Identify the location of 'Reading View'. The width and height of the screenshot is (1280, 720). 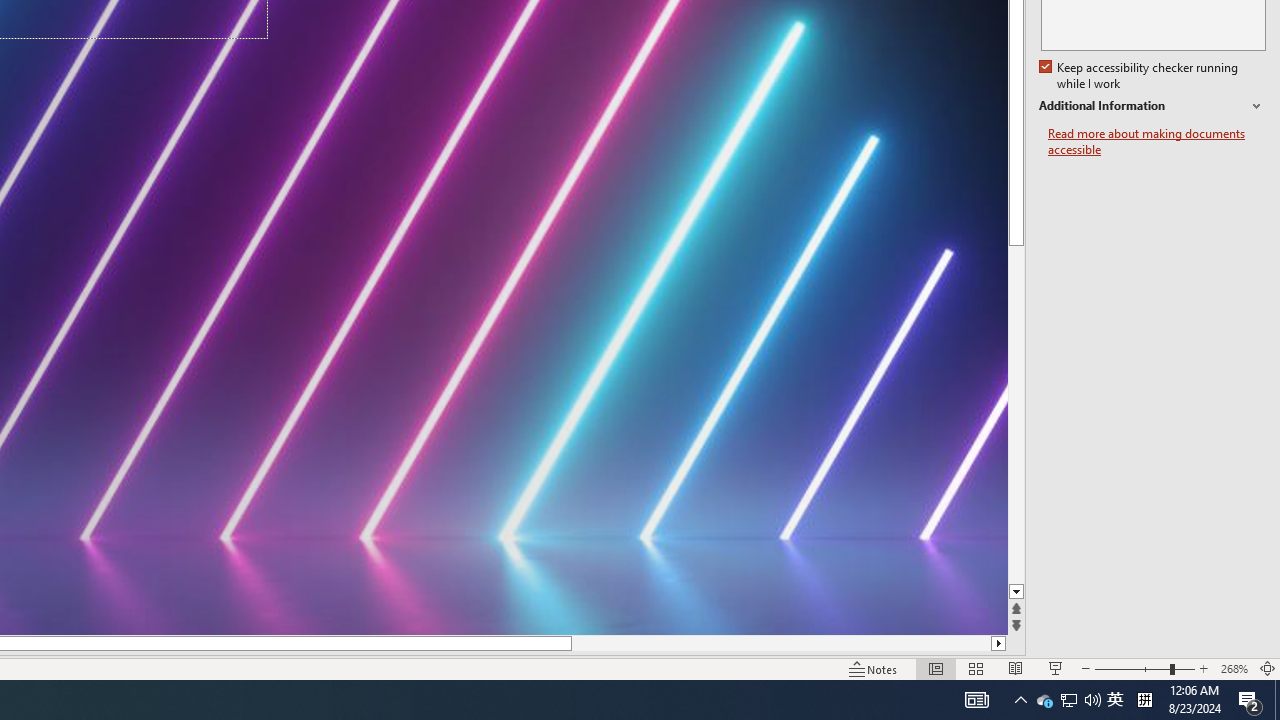
(1015, 669).